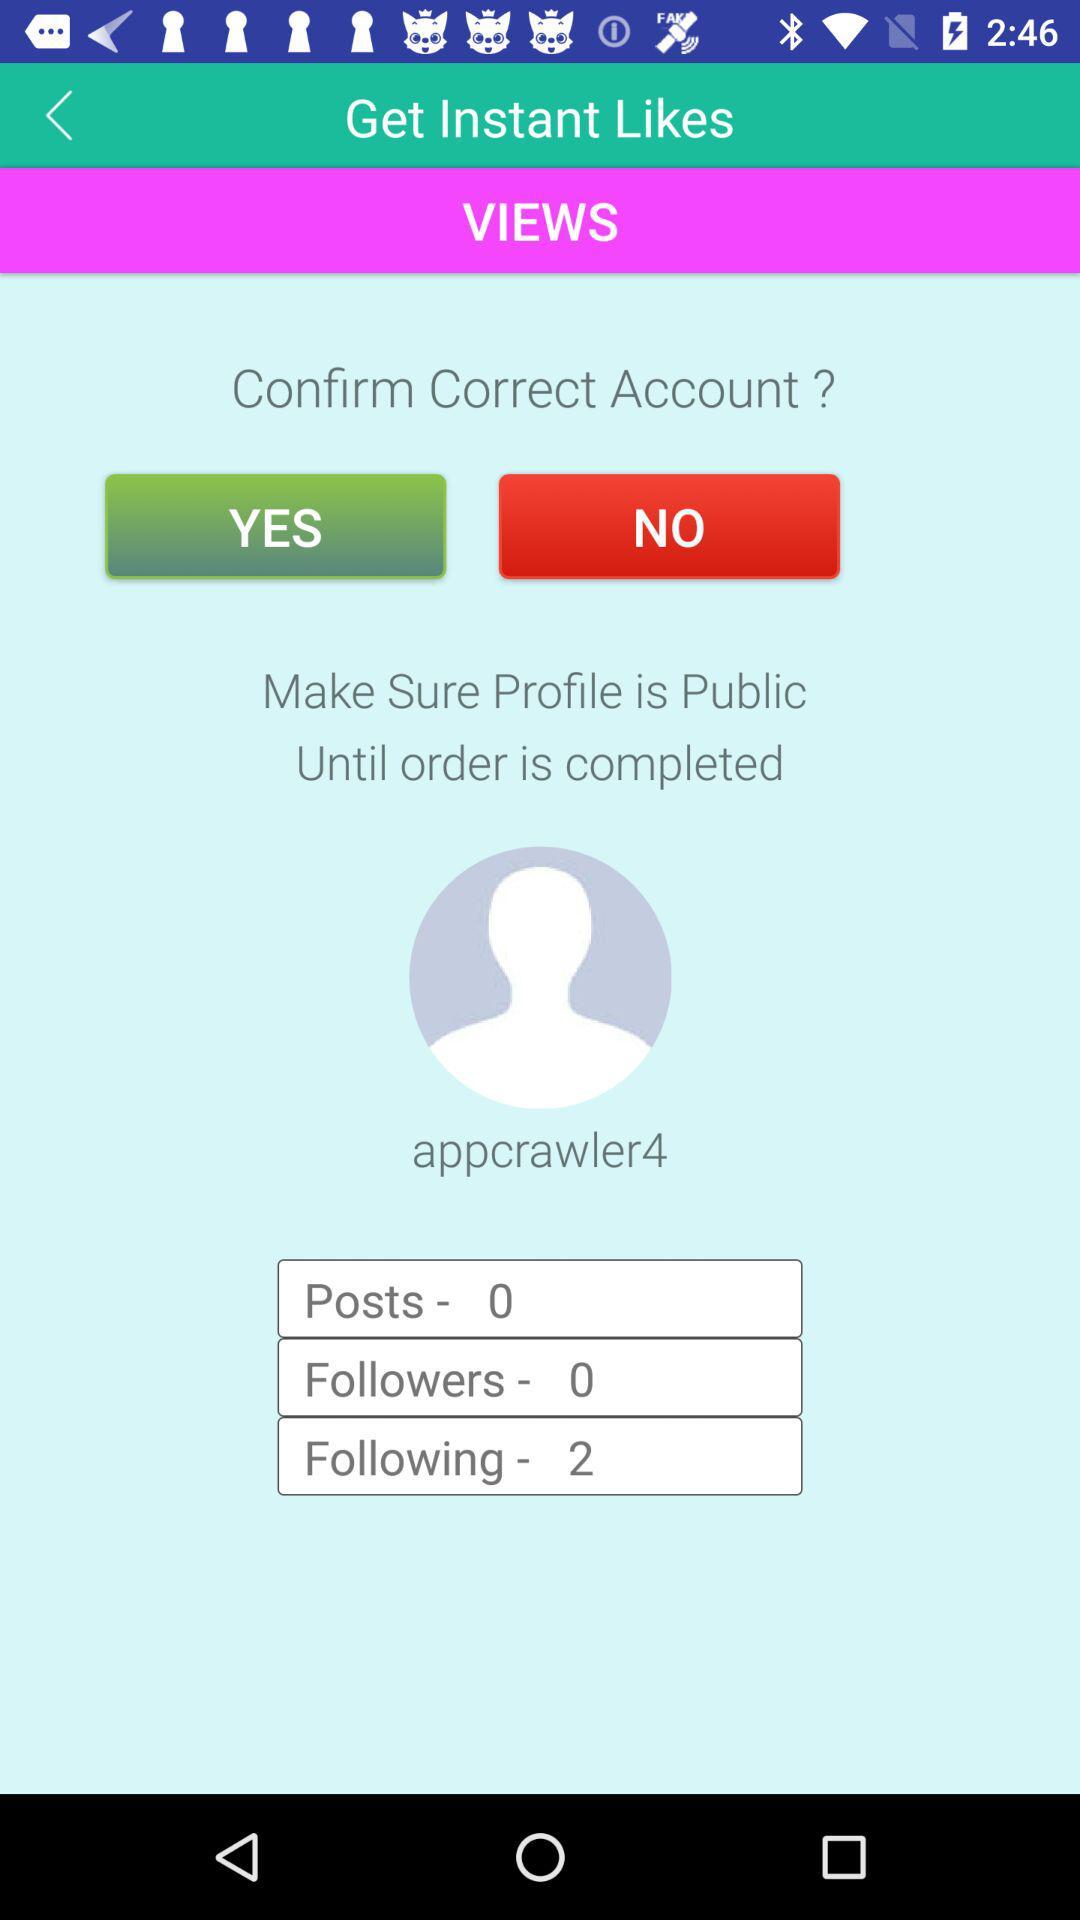 This screenshot has height=1920, width=1080. What do you see at coordinates (58, 114) in the screenshot?
I see `button above views` at bounding box center [58, 114].